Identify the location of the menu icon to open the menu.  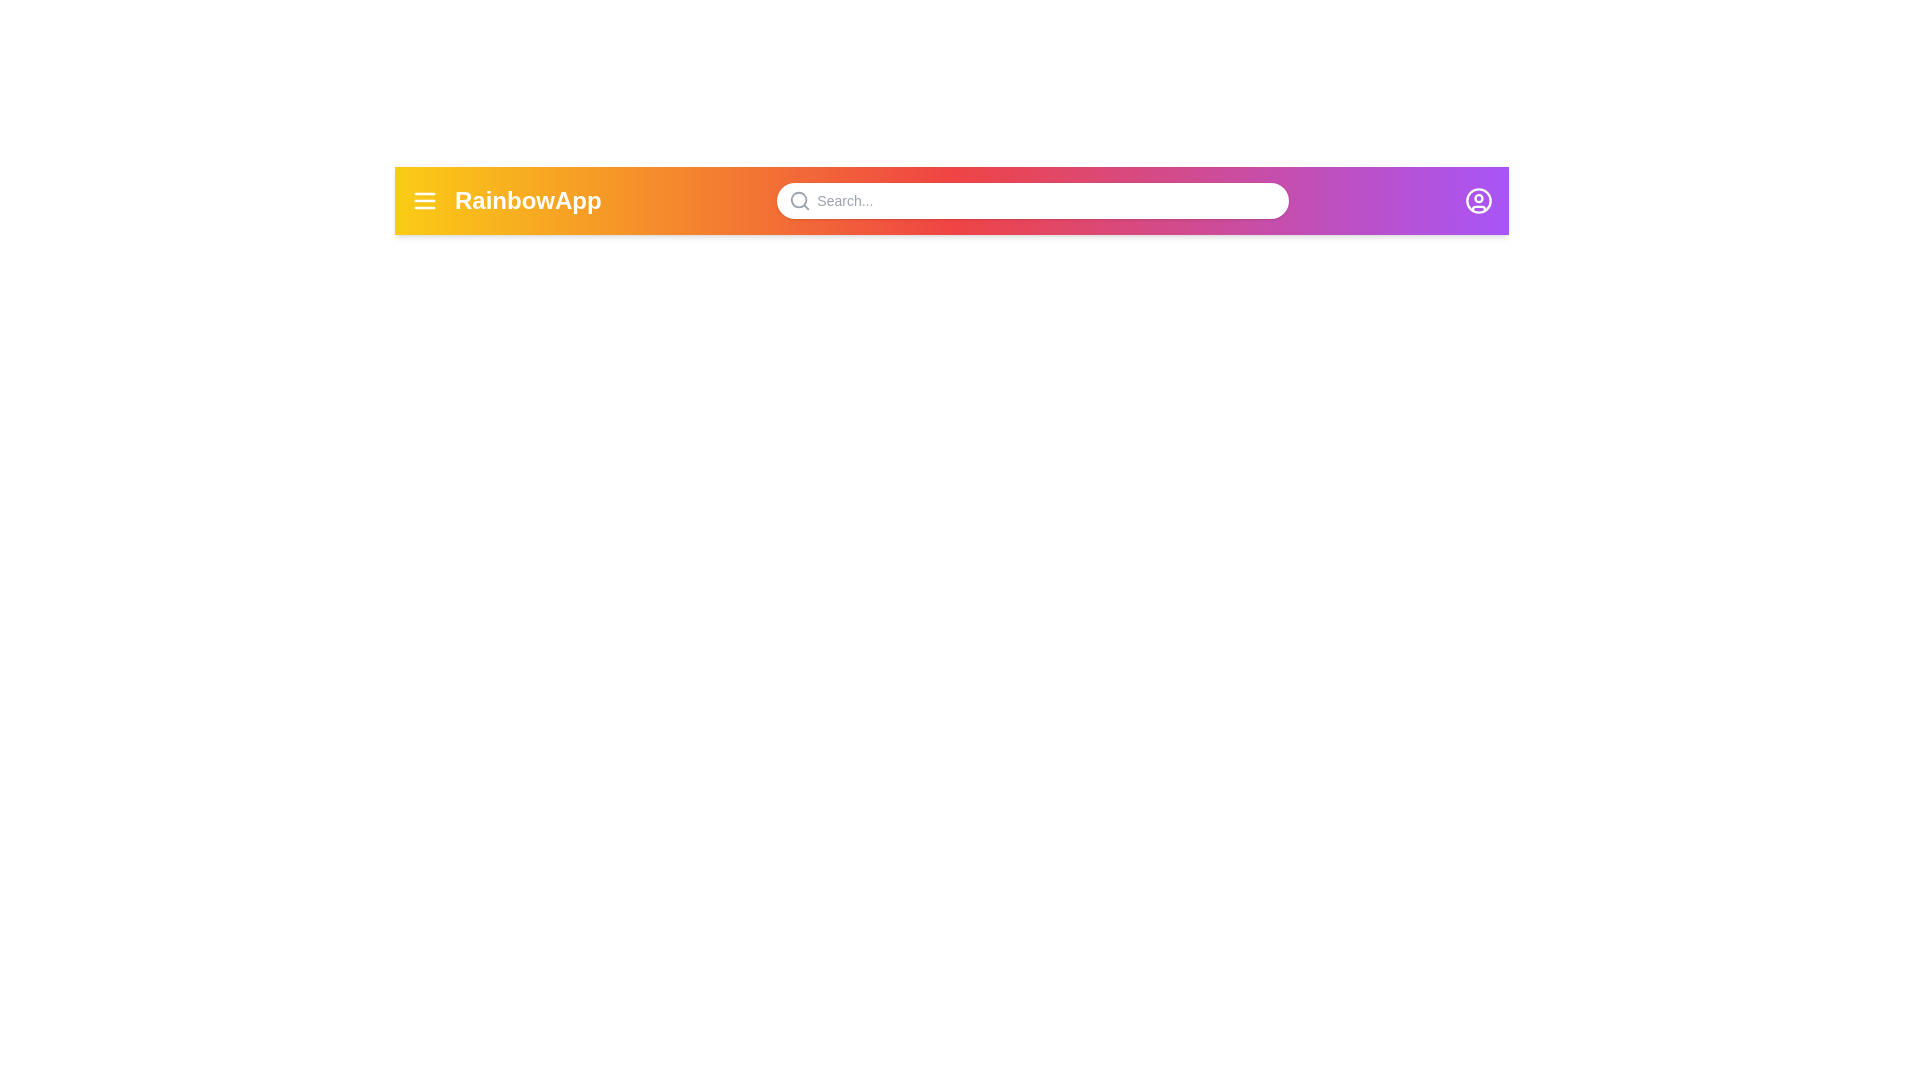
(424, 200).